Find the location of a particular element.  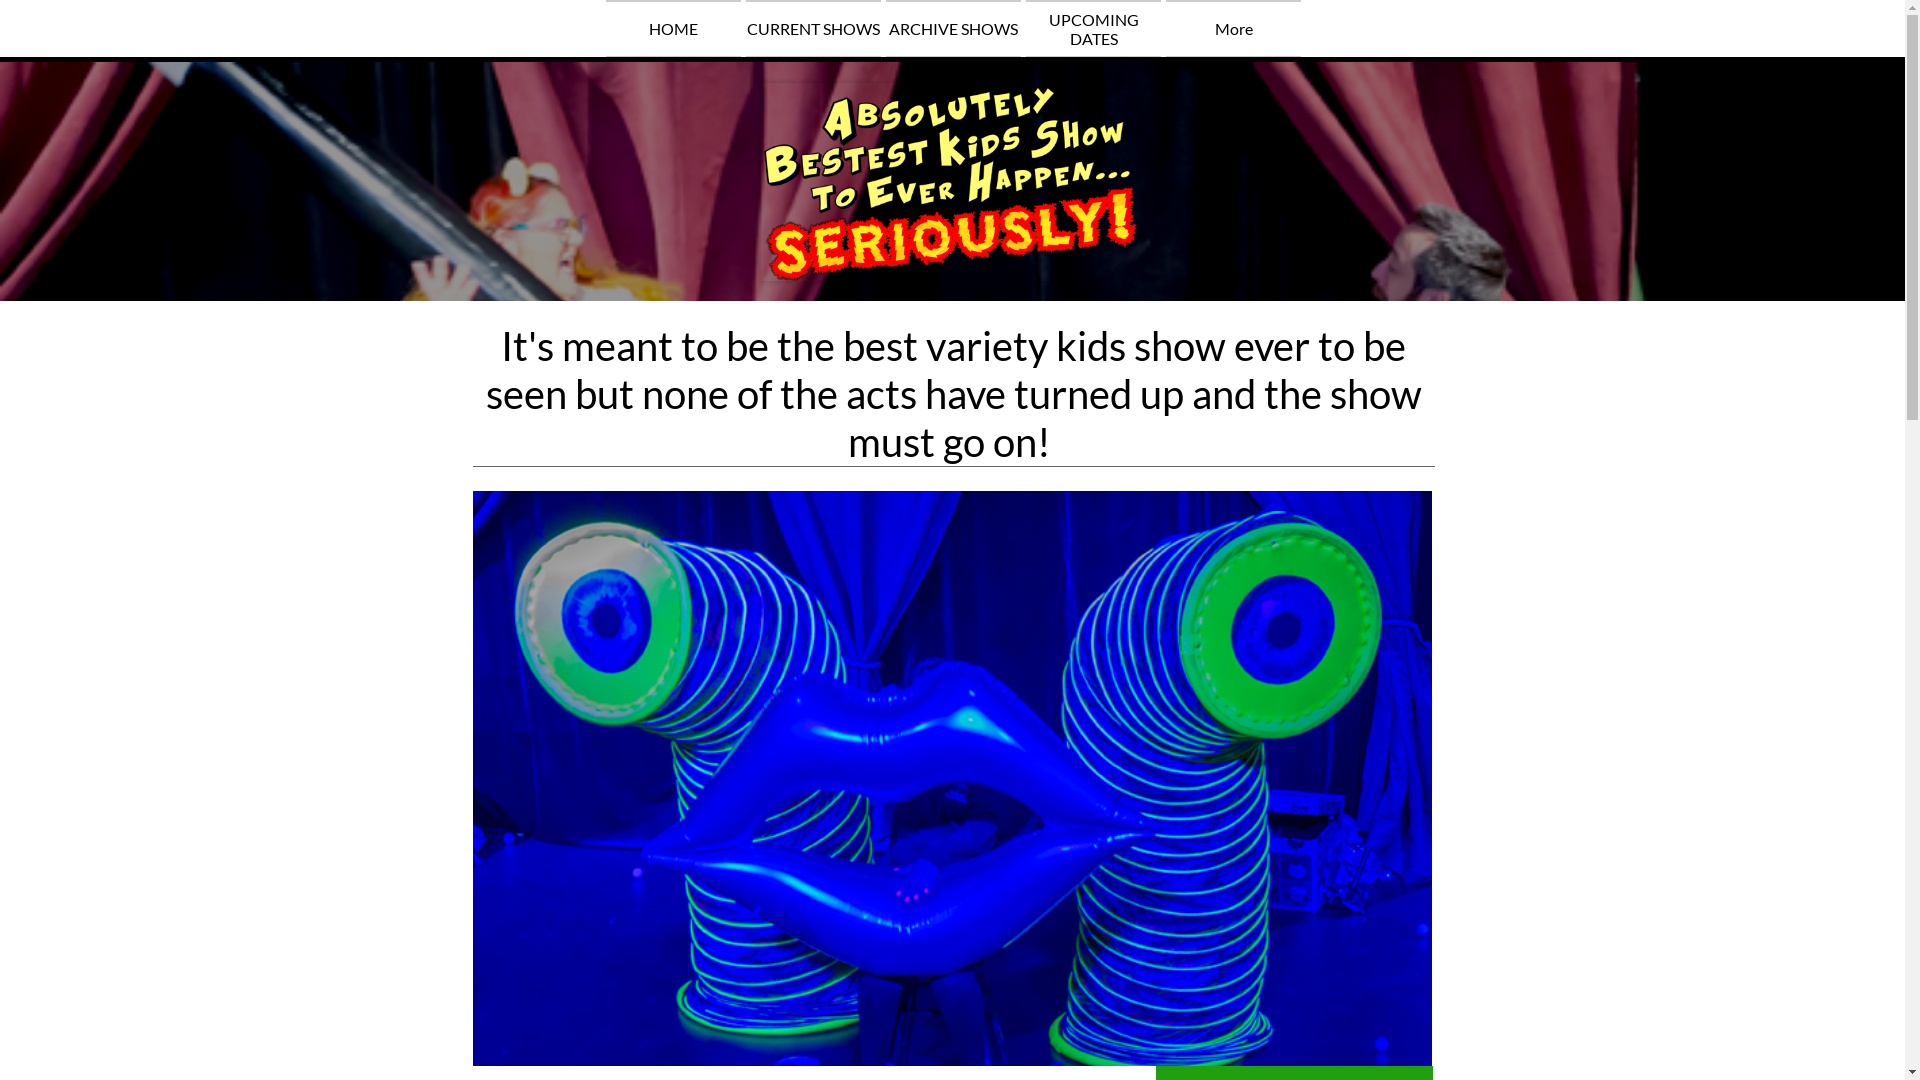

'CURRENT SHOWS' is located at coordinates (744, 28).